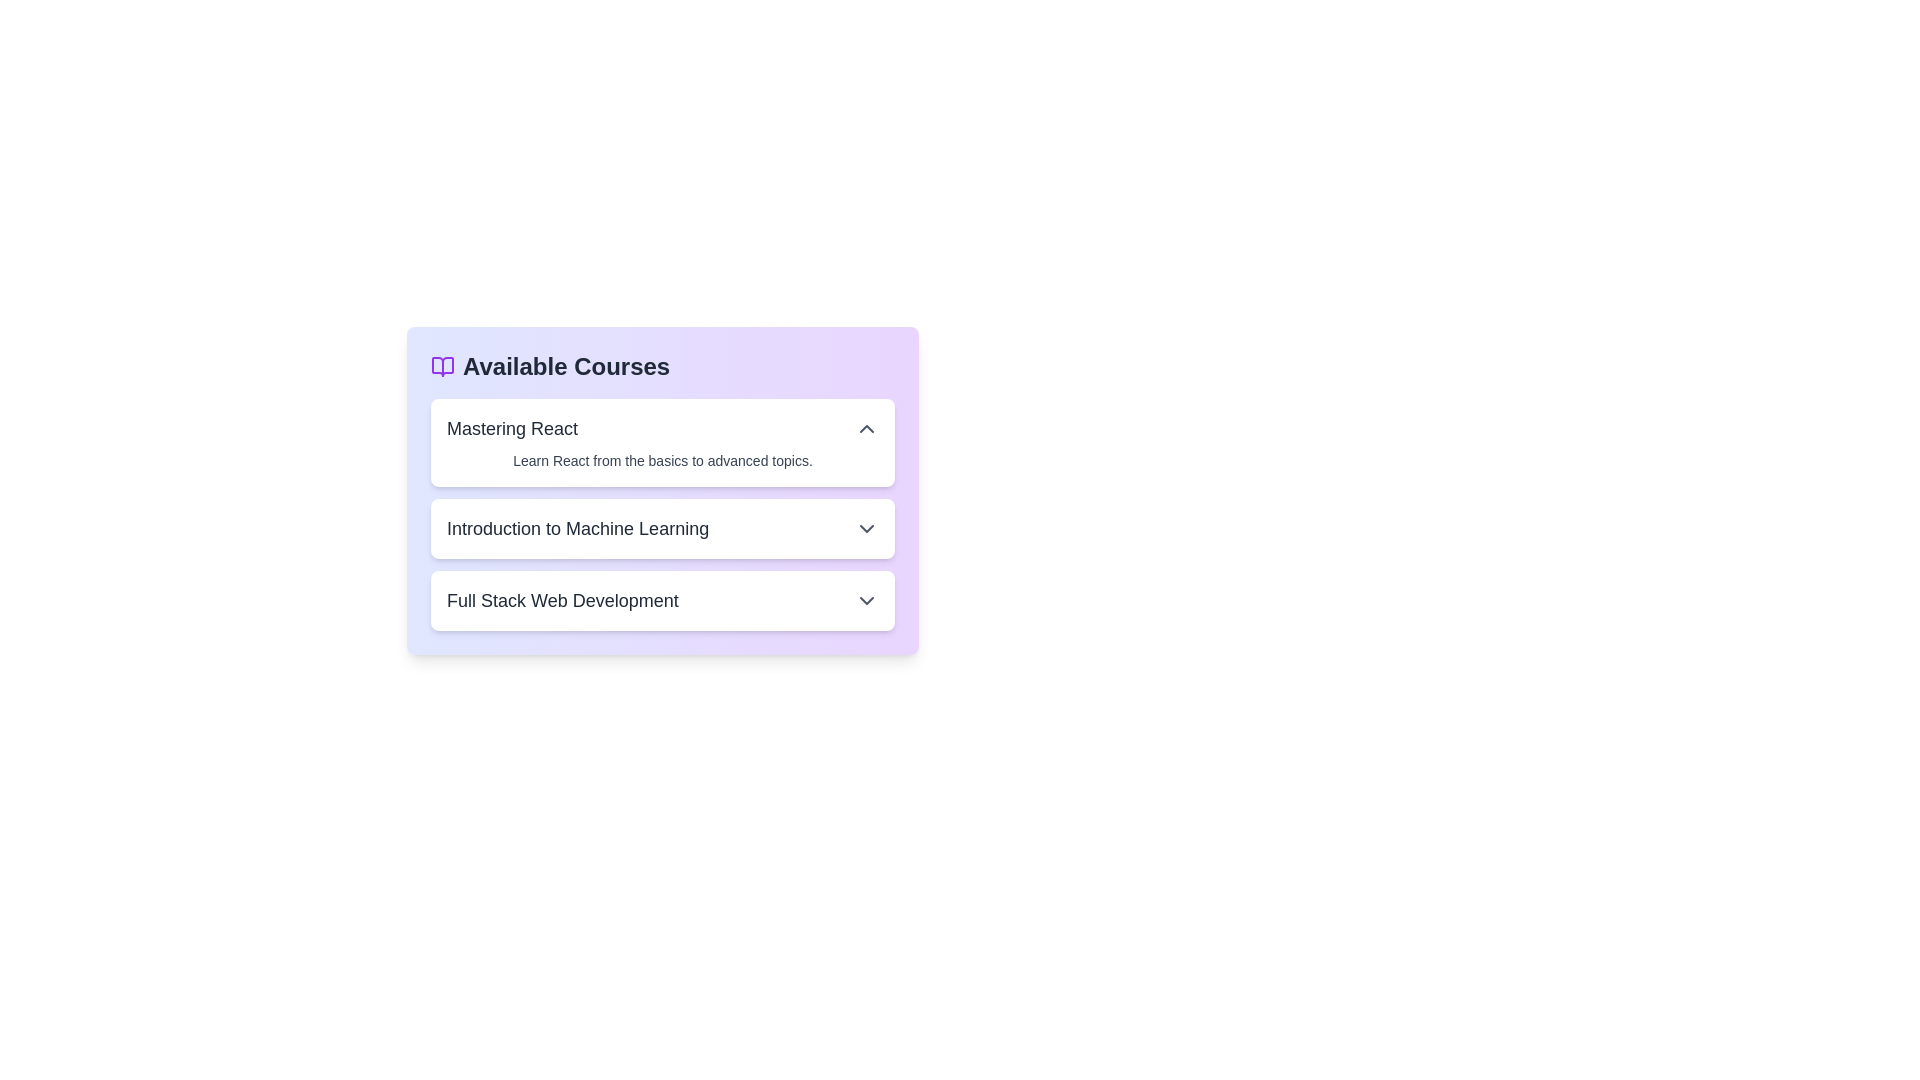 The height and width of the screenshot is (1080, 1920). Describe the element at coordinates (662, 442) in the screenshot. I see `the course item titled Mastering React` at that location.